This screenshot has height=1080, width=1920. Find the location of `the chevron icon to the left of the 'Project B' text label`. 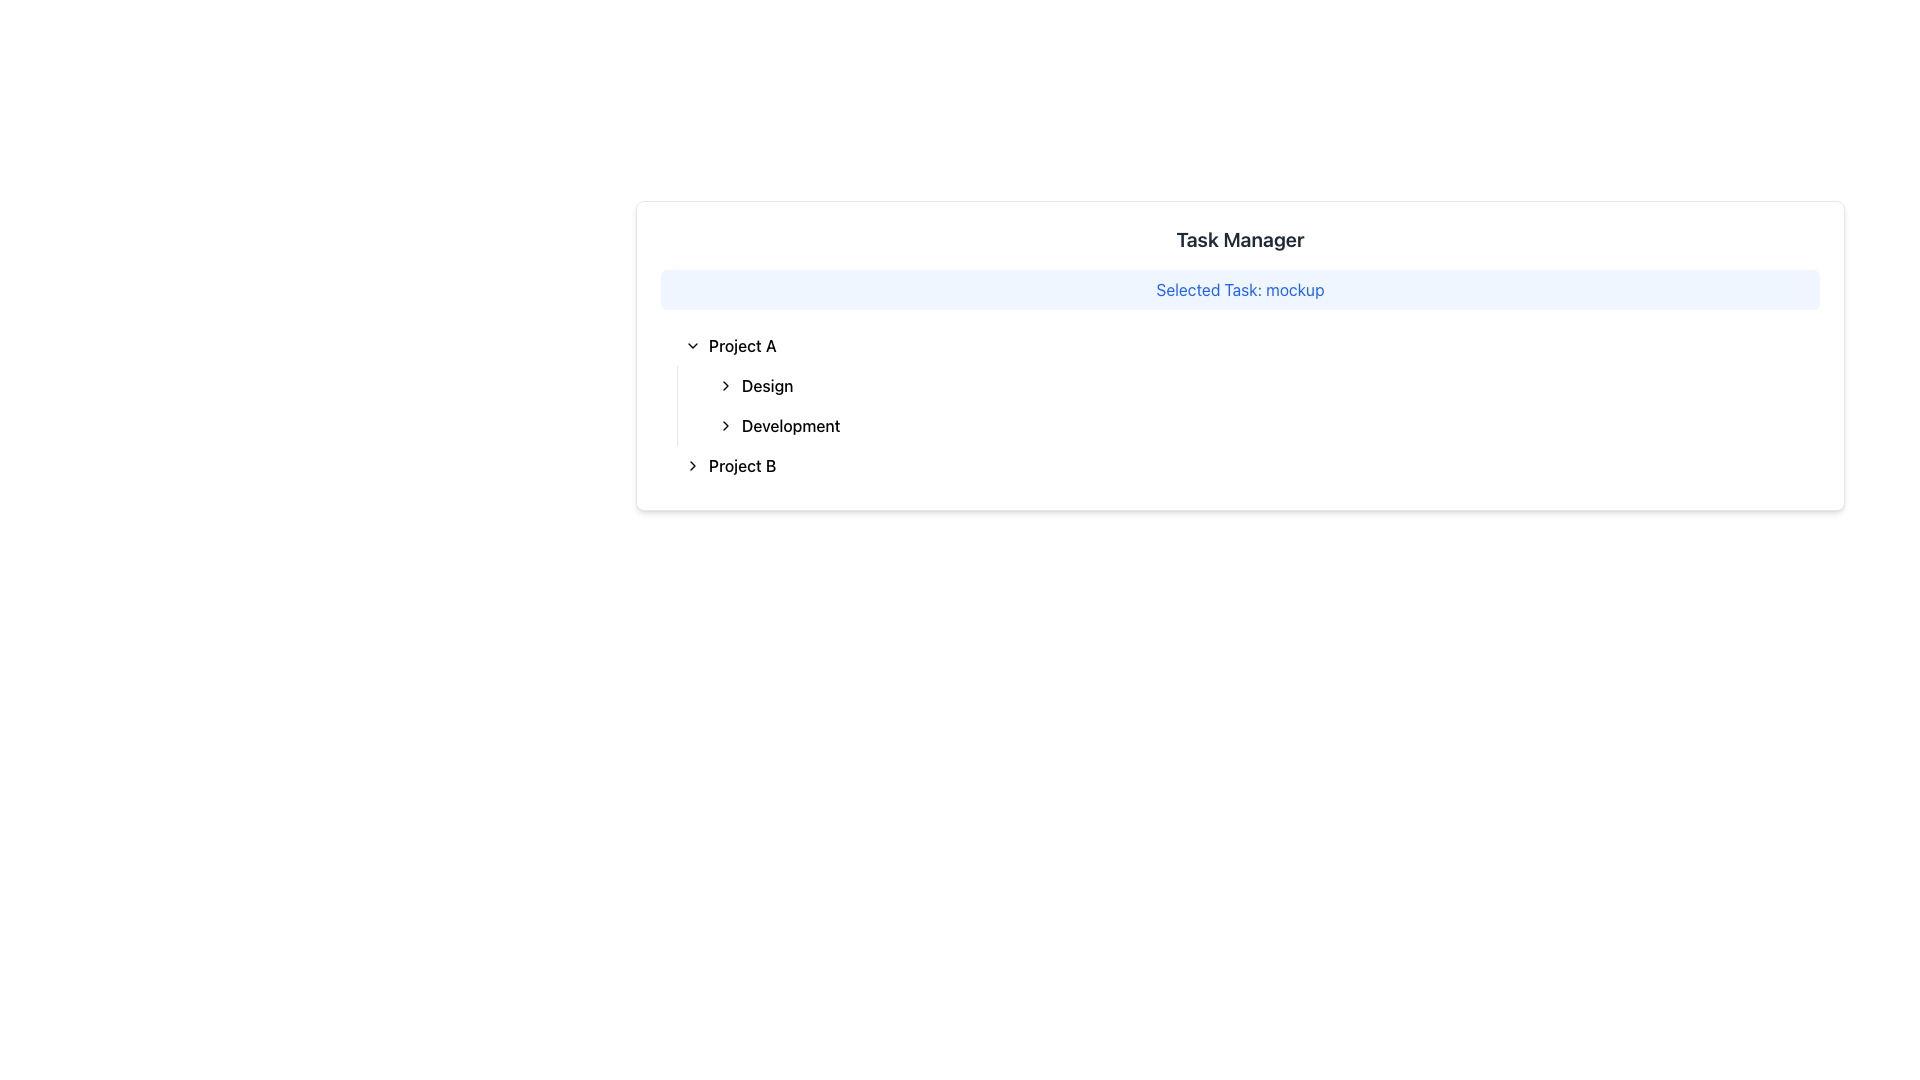

the chevron icon to the left of the 'Project B' text label is located at coordinates (692, 466).